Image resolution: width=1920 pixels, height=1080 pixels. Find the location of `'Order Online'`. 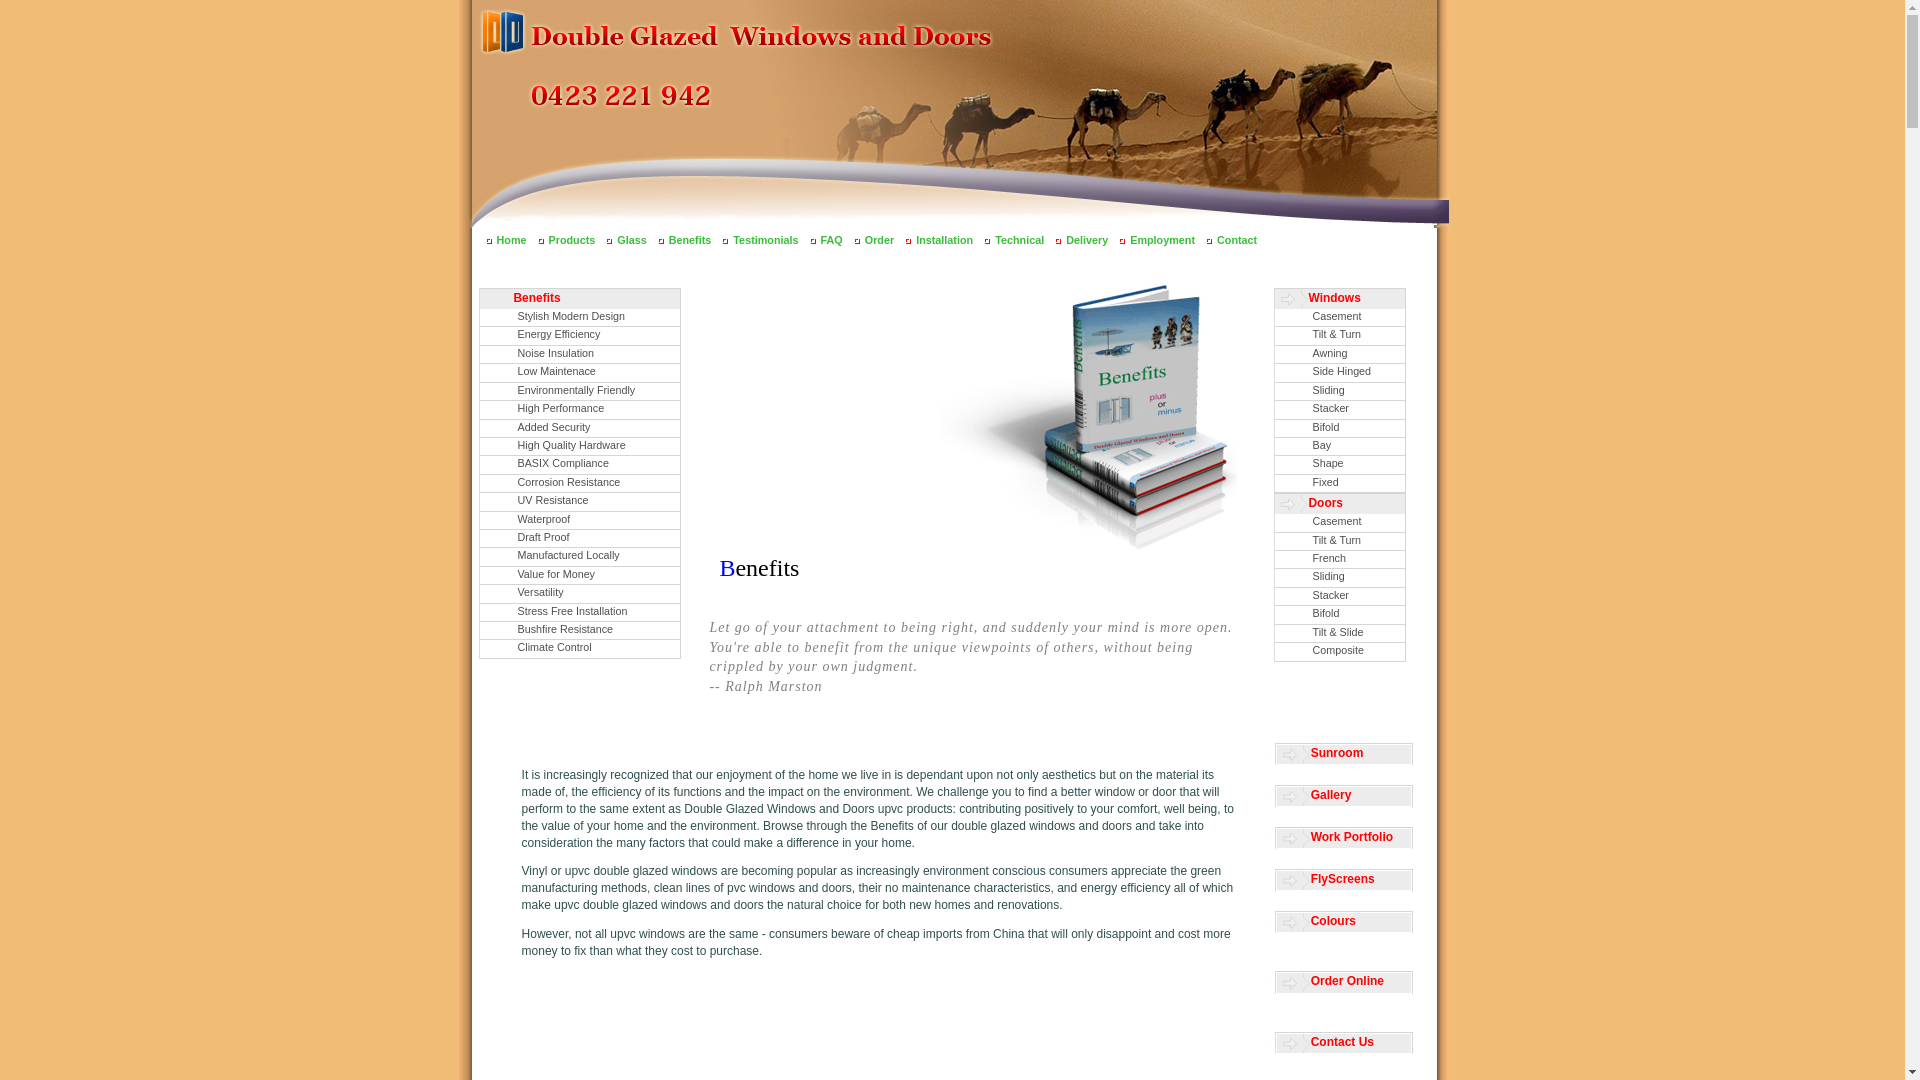

'Order Online' is located at coordinates (1275, 981).